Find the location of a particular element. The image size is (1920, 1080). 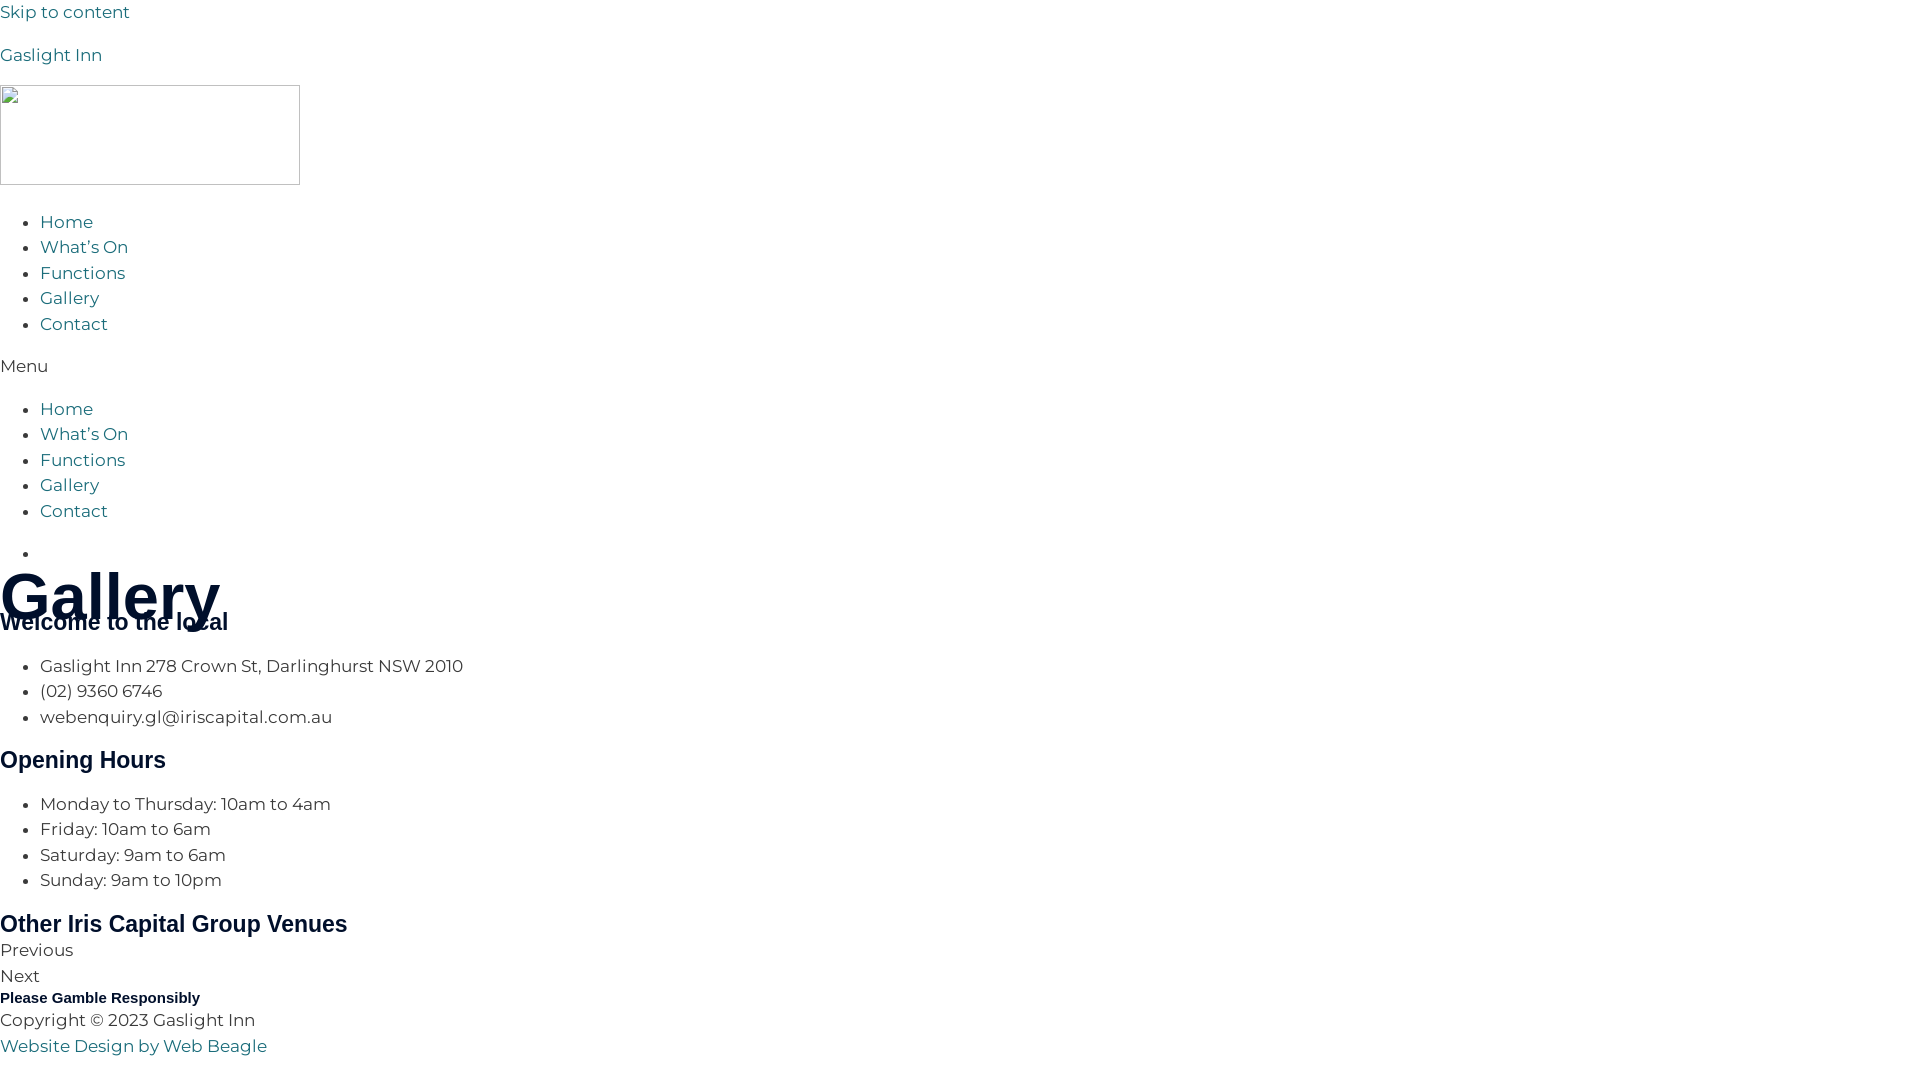

'Contact' is located at coordinates (73, 323).